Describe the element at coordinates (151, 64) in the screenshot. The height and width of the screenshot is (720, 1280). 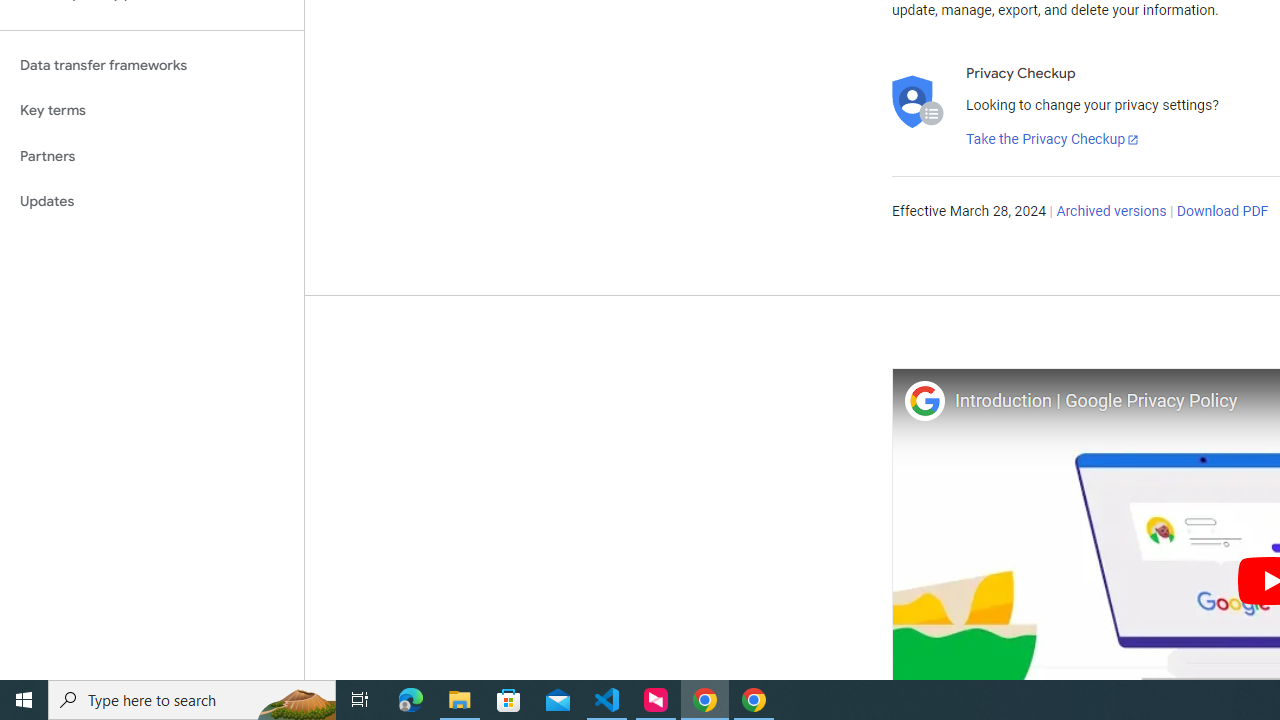
I see `'Data transfer frameworks'` at that location.